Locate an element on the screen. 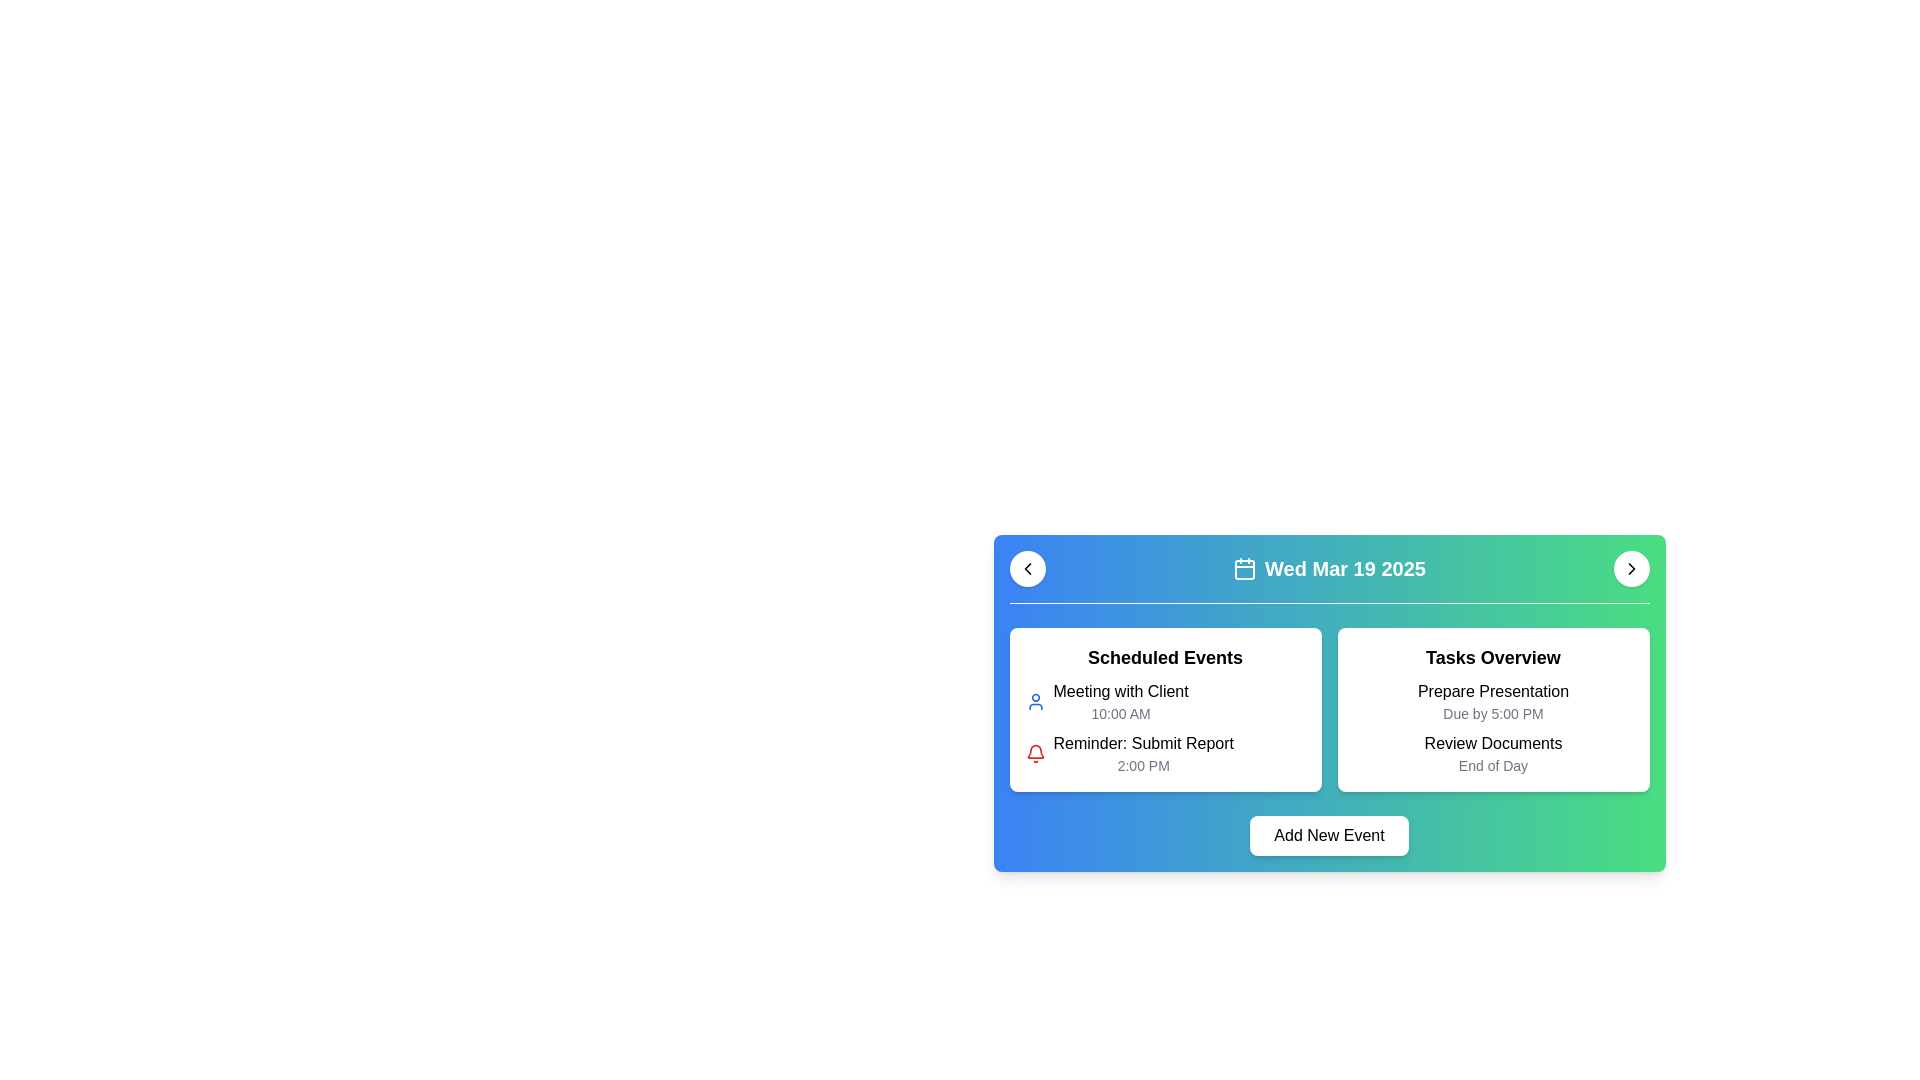  the first scheduled event description in the 'Scheduled Events' section for further interaction or details about the event is located at coordinates (1121, 701).